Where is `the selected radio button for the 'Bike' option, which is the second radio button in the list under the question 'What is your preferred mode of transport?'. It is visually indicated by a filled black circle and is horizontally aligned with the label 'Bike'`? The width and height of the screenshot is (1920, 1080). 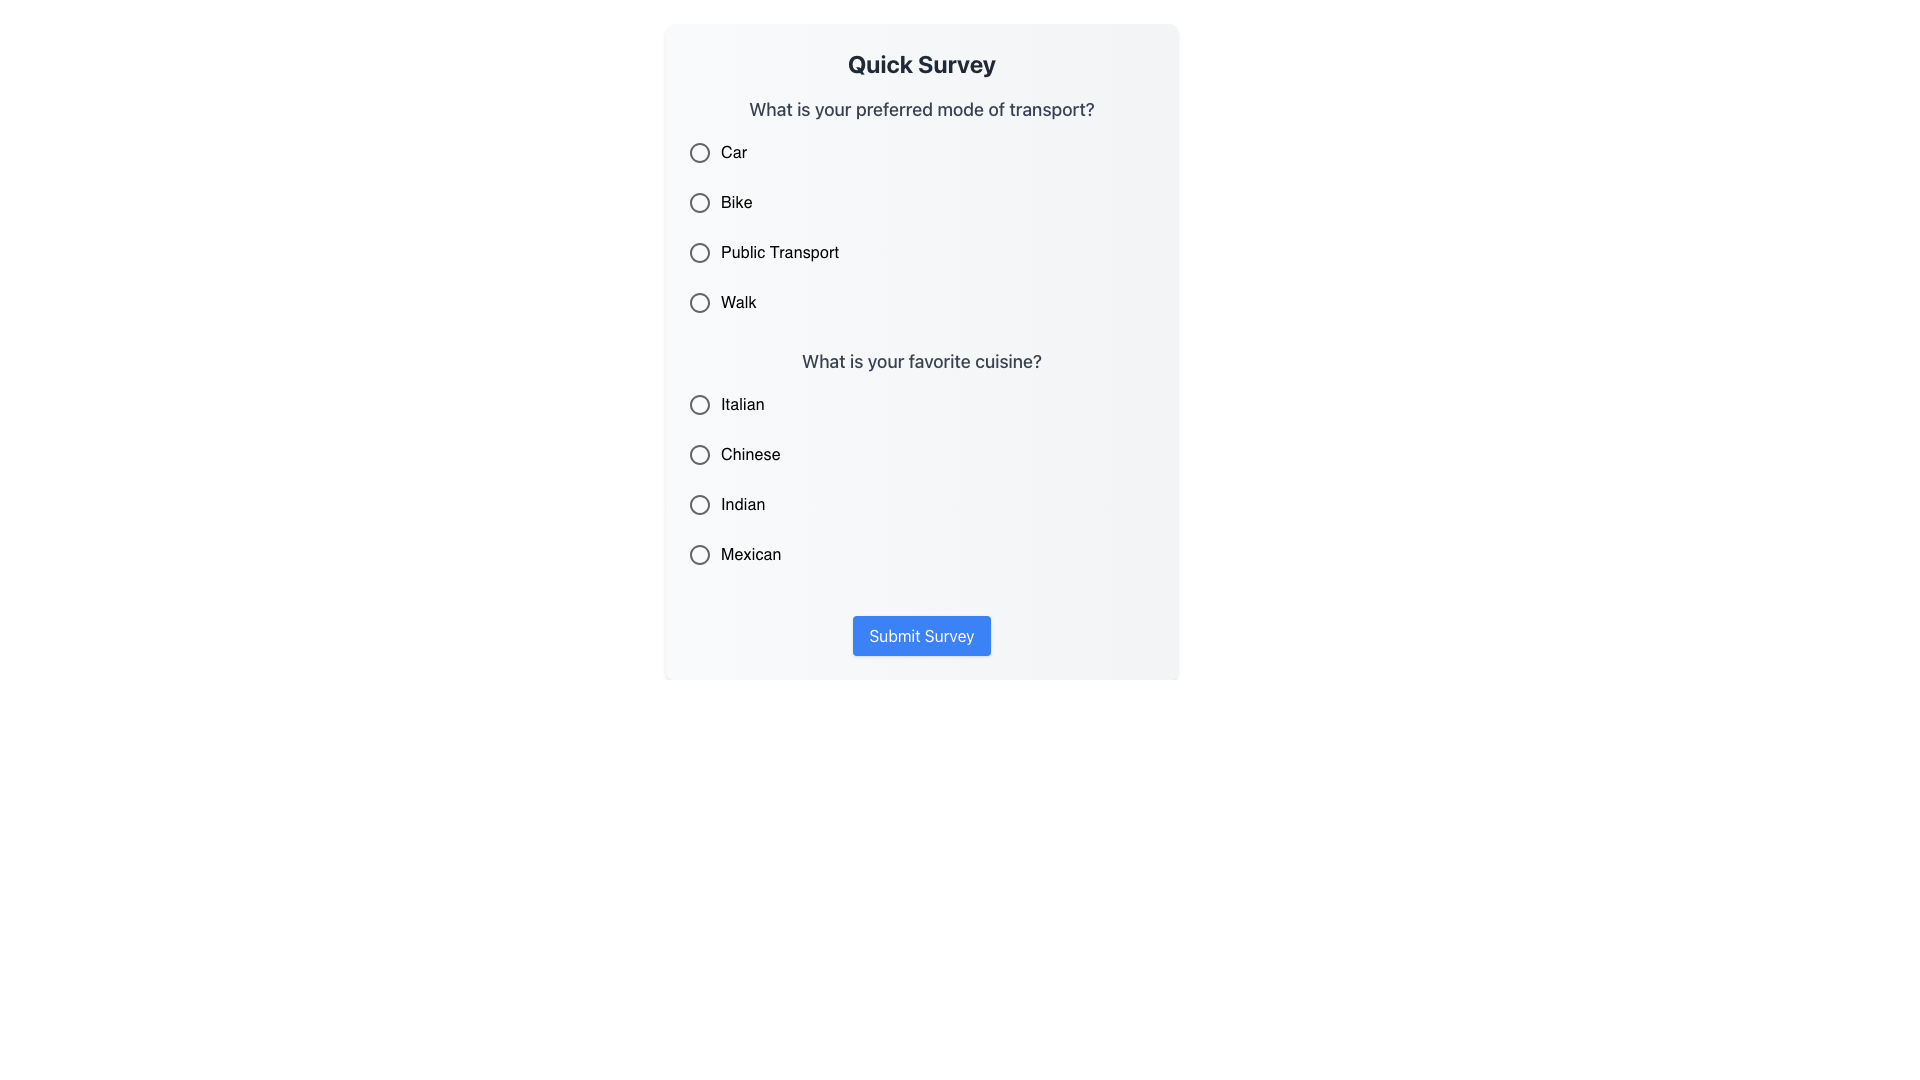 the selected radio button for the 'Bike' option, which is the second radio button in the list under the question 'What is your preferred mode of transport?'. It is visually indicated by a filled black circle and is horizontally aligned with the label 'Bike' is located at coordinates (700, 203).